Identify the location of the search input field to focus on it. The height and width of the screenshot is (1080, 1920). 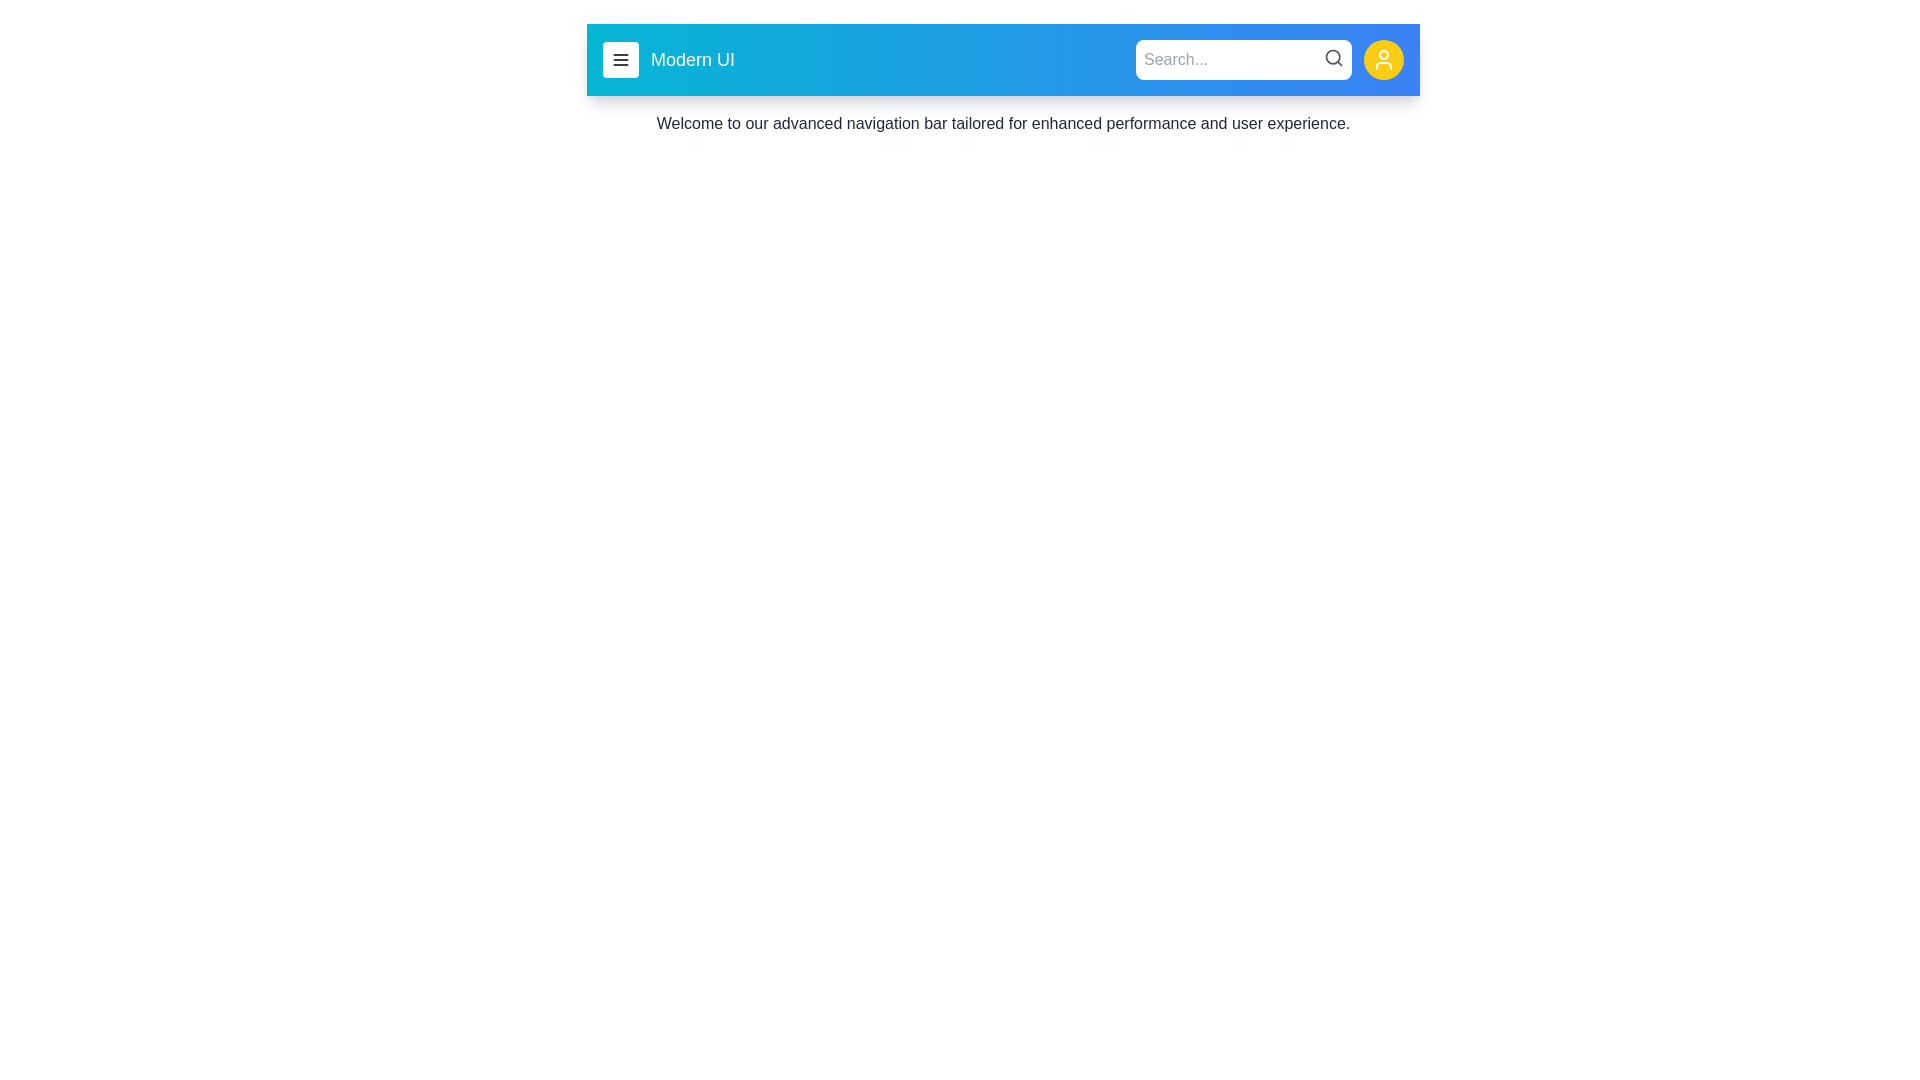
(1242, 59).